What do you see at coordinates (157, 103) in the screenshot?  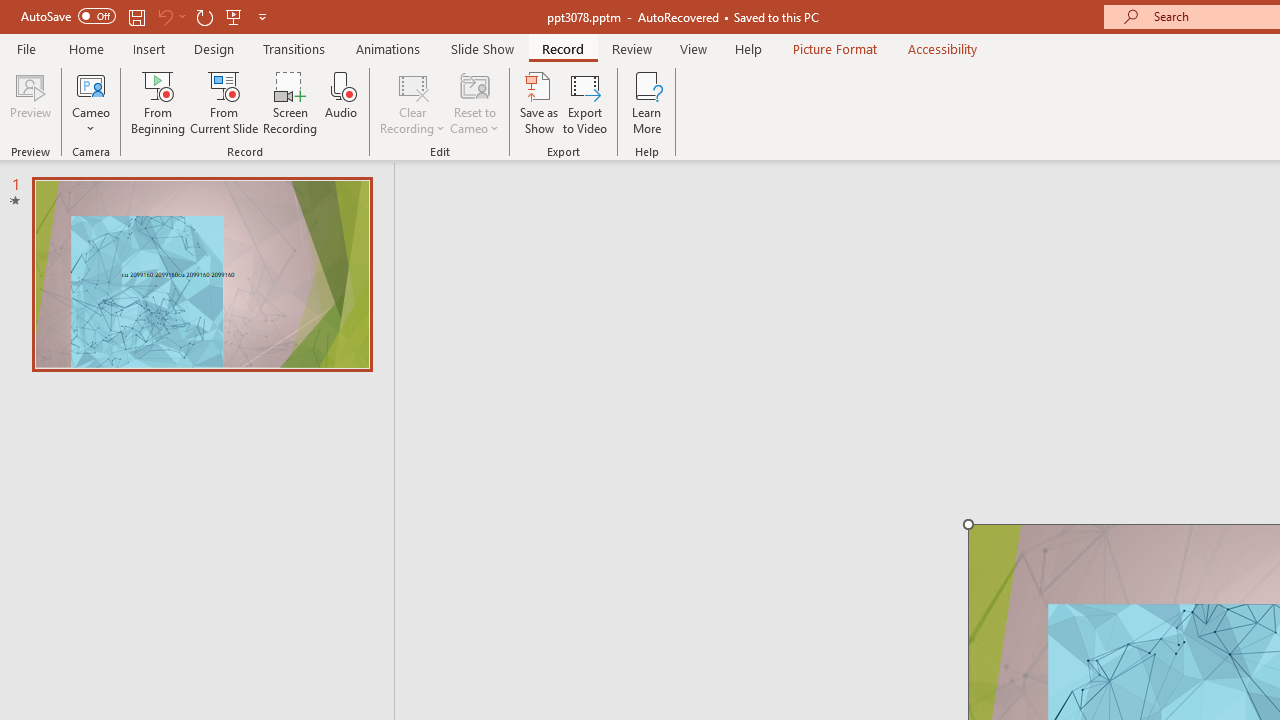 I see `'From Beginning...'` at bounding box center [157, 103].